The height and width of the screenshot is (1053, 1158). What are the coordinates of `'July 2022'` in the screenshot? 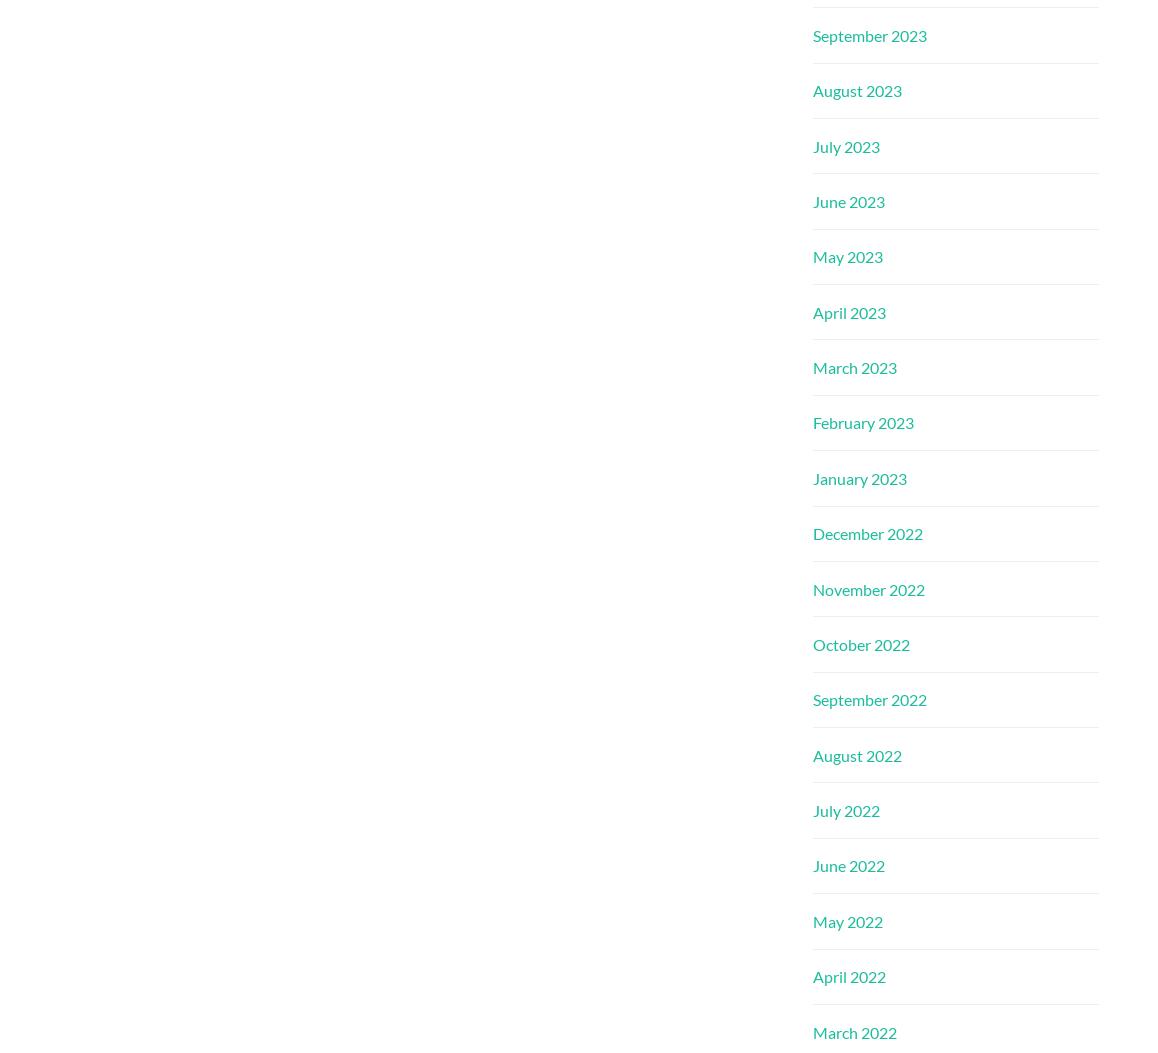 It's located at (845, 810).